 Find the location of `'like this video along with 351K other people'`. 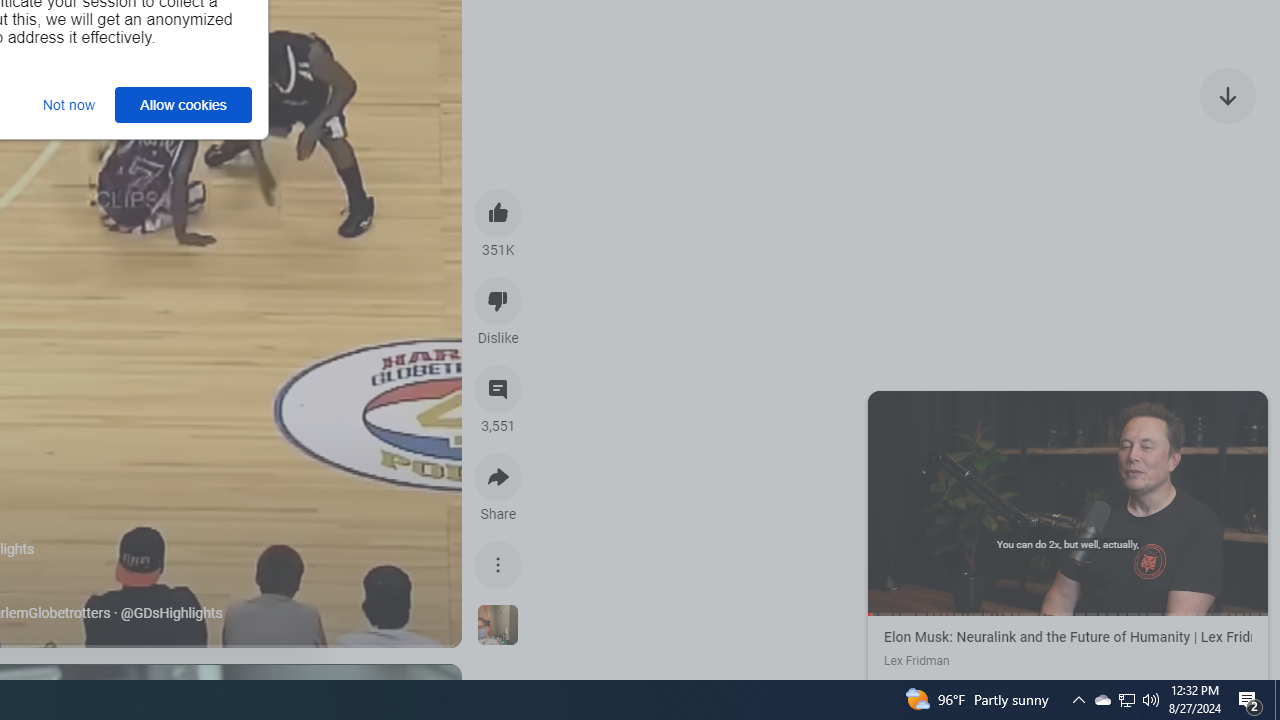

'like this video along with 351K other people' is located at coordinates (498, 212).